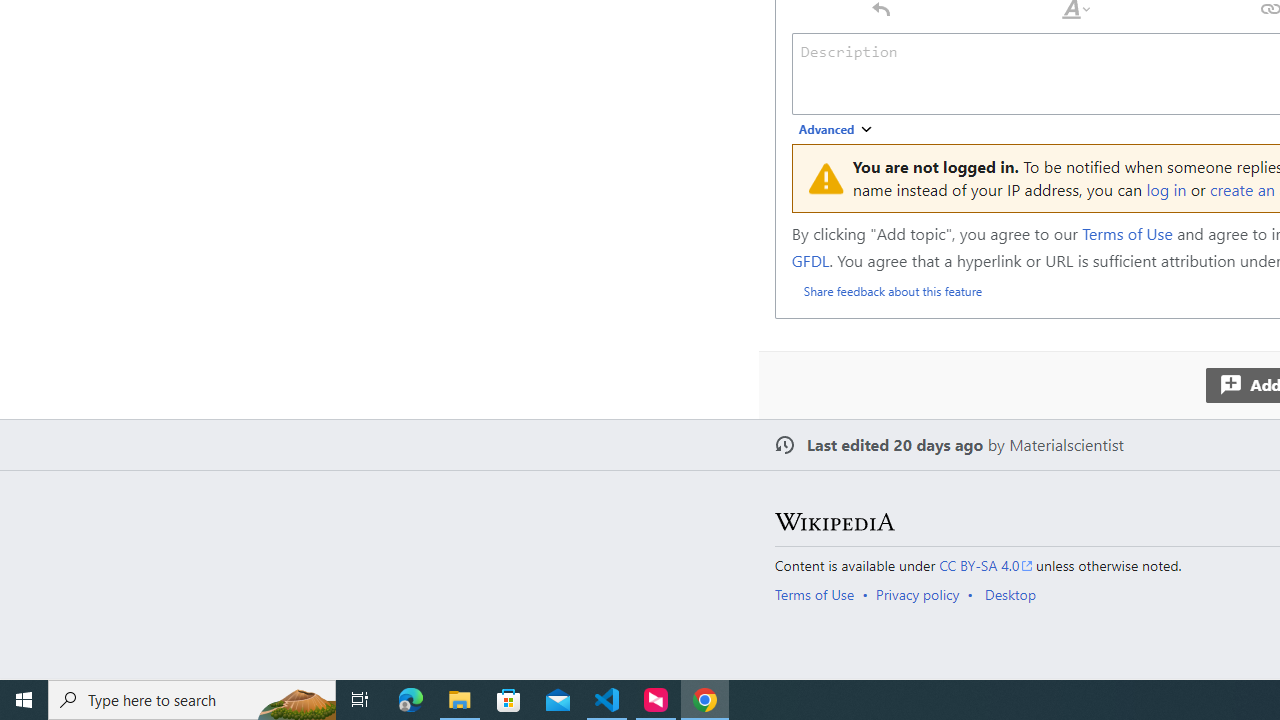 The width and height of the screenshot is (1280, 720). Describe the element at coordinates (821, 593) in the screenshot. I see `'AutomationID: footer-places-terms-use'` at that location.